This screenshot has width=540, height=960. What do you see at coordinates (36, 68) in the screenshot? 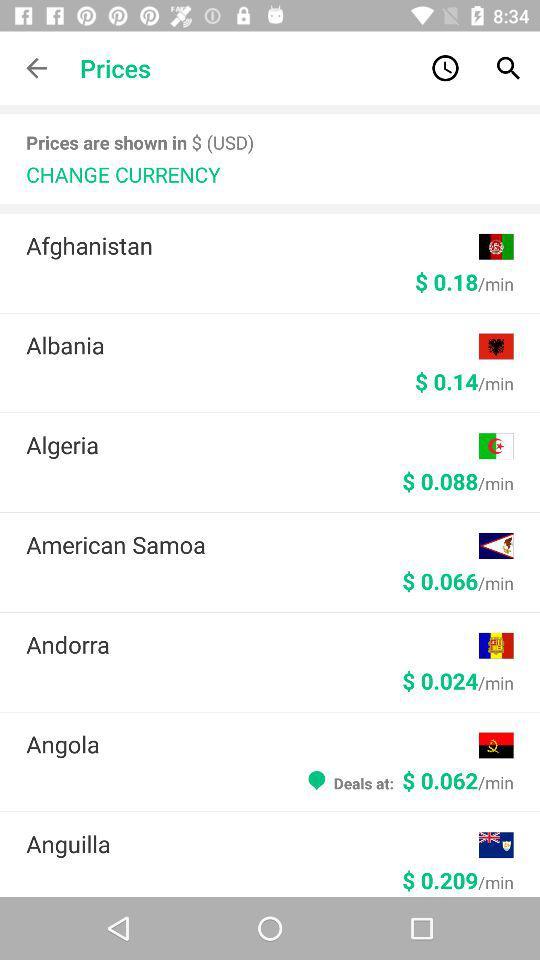
I see `item next to the prices` at bounding box center [36, 68].